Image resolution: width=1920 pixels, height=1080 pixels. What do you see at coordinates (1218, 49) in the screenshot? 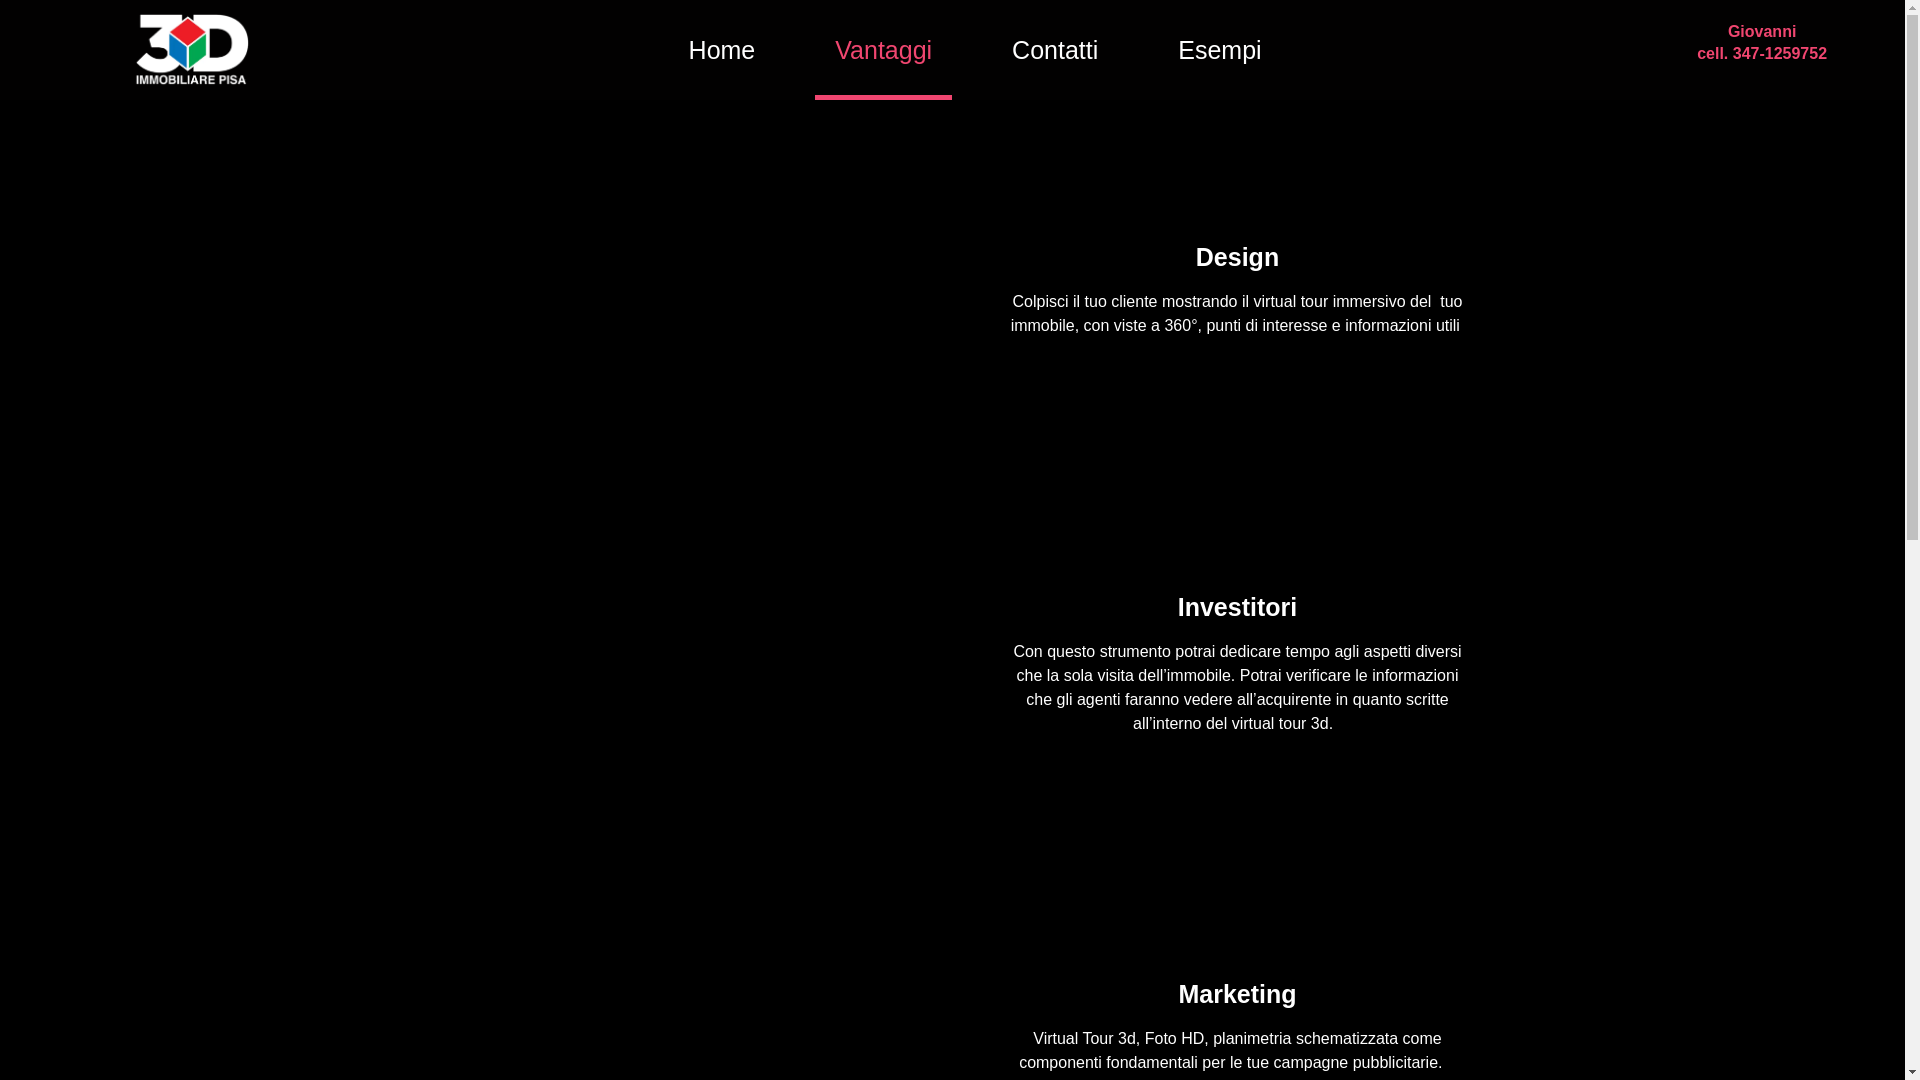
I see `'Esempi'` at bounding box center [1218, 49].